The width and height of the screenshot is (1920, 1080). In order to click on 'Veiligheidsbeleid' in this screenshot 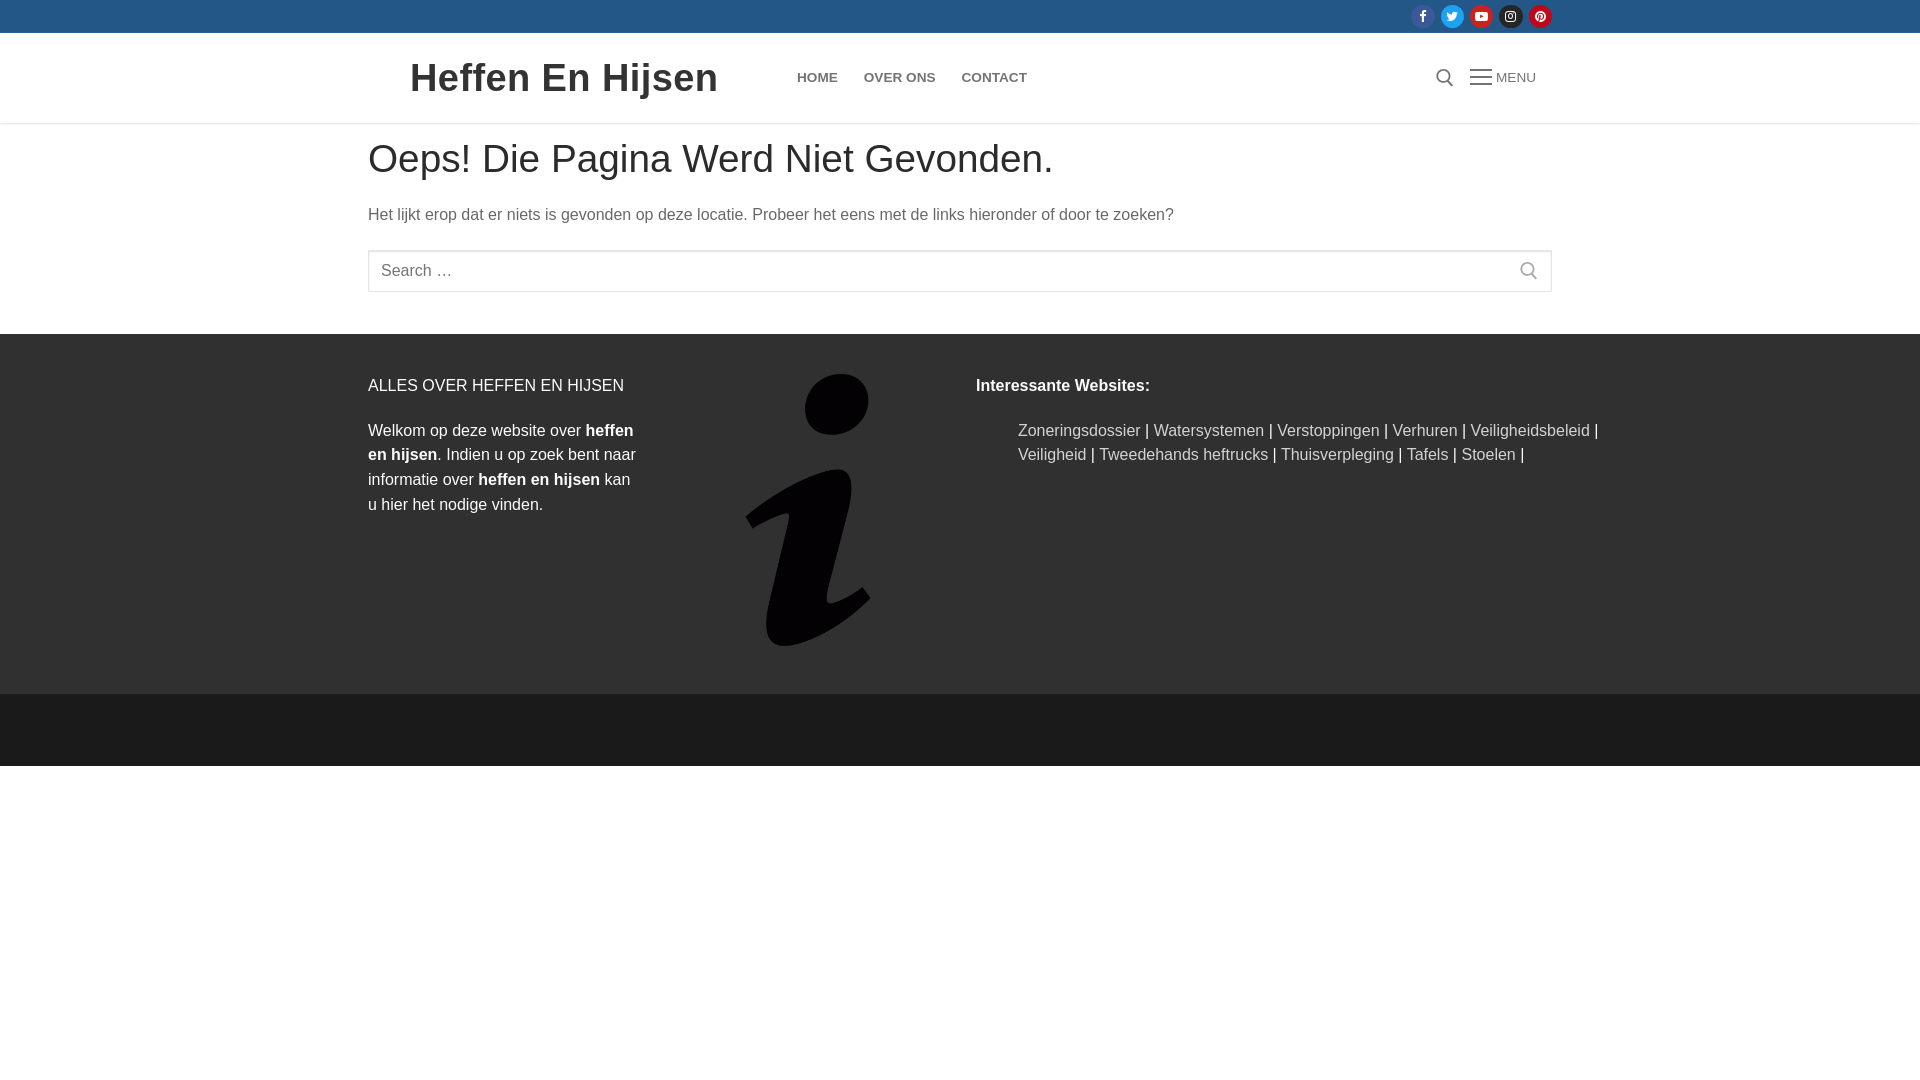, I will do `click(1529, 429)`.